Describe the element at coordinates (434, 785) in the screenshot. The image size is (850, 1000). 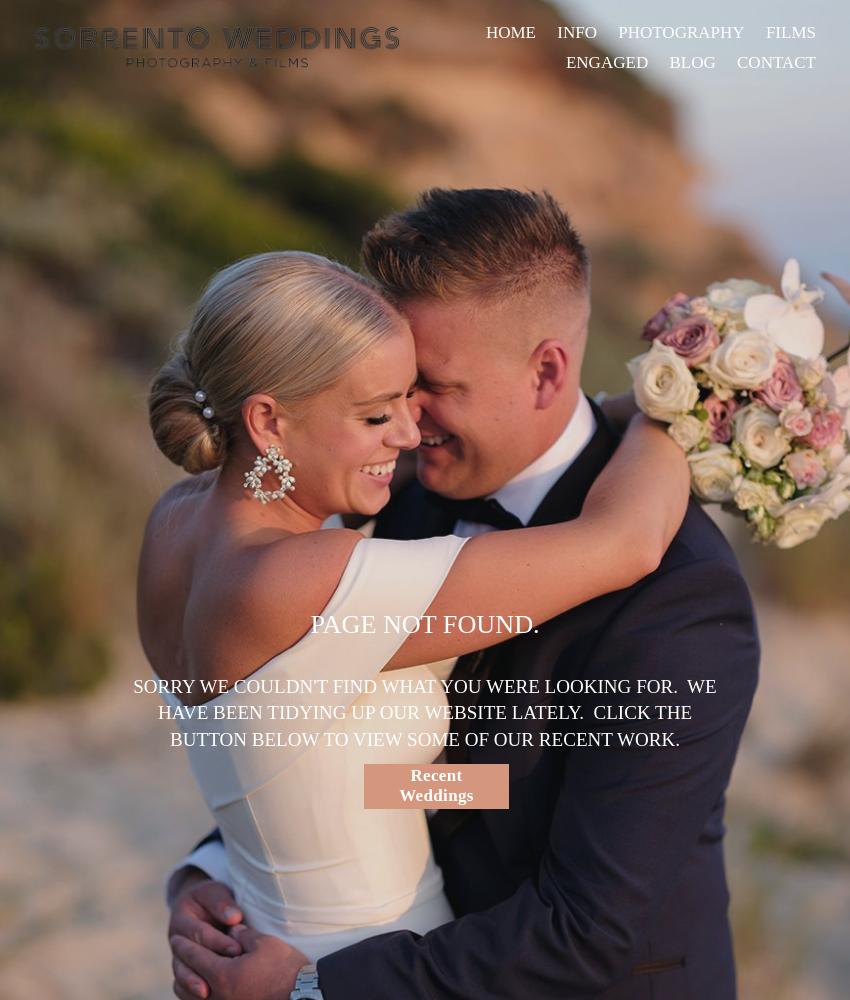
I see `'Recent Weddings'` at that location.